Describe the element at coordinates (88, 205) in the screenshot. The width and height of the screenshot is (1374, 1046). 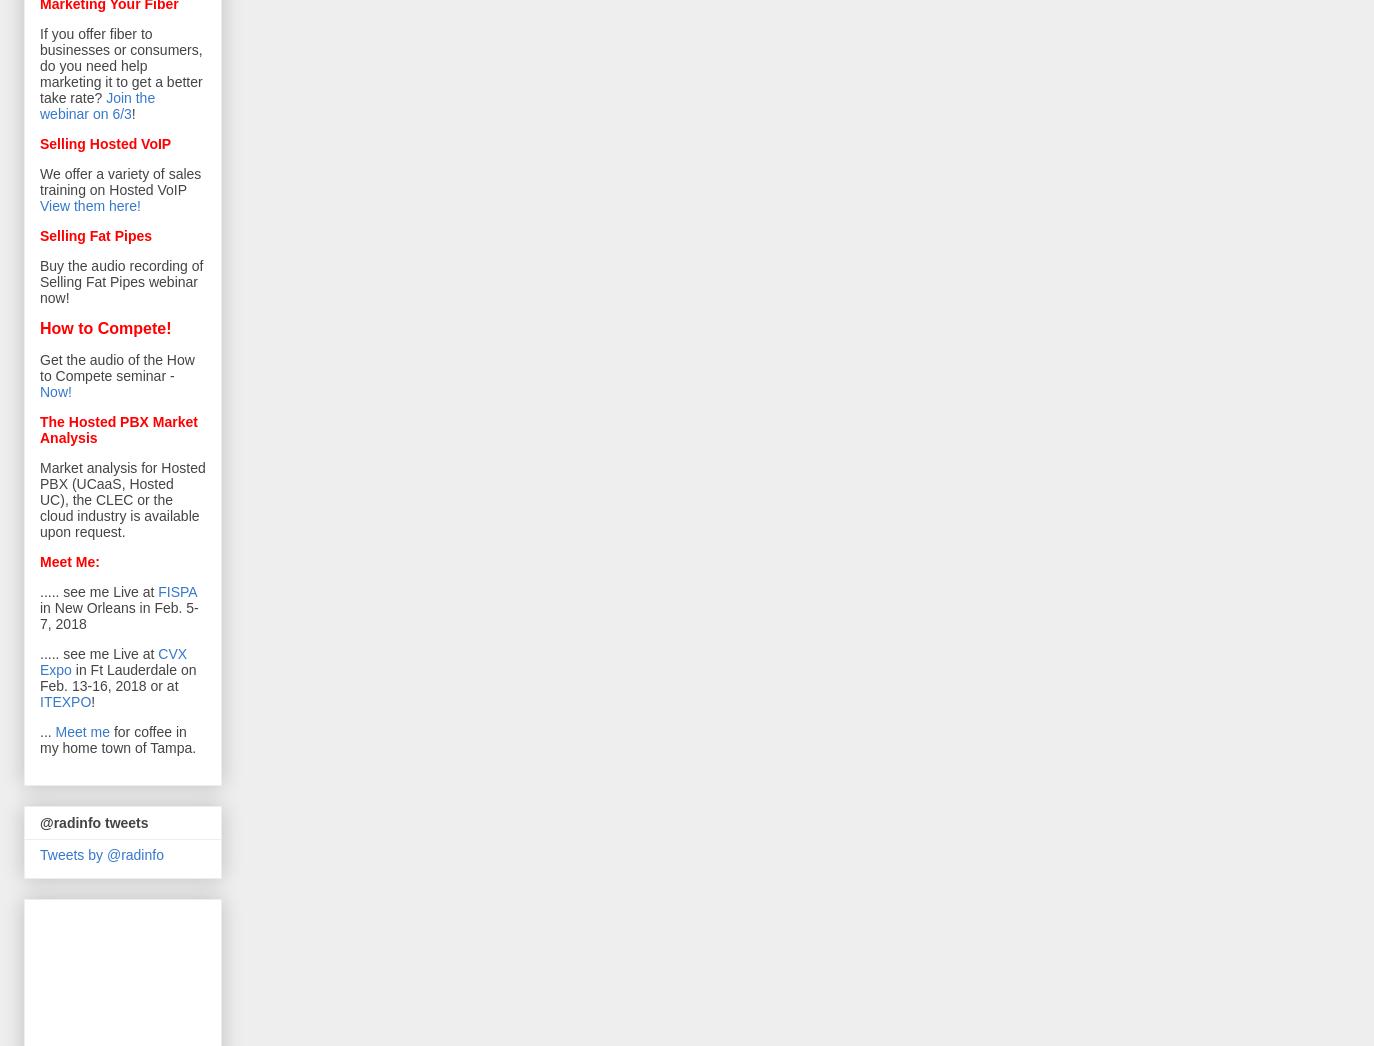
I see `'View them here!'` at that location.